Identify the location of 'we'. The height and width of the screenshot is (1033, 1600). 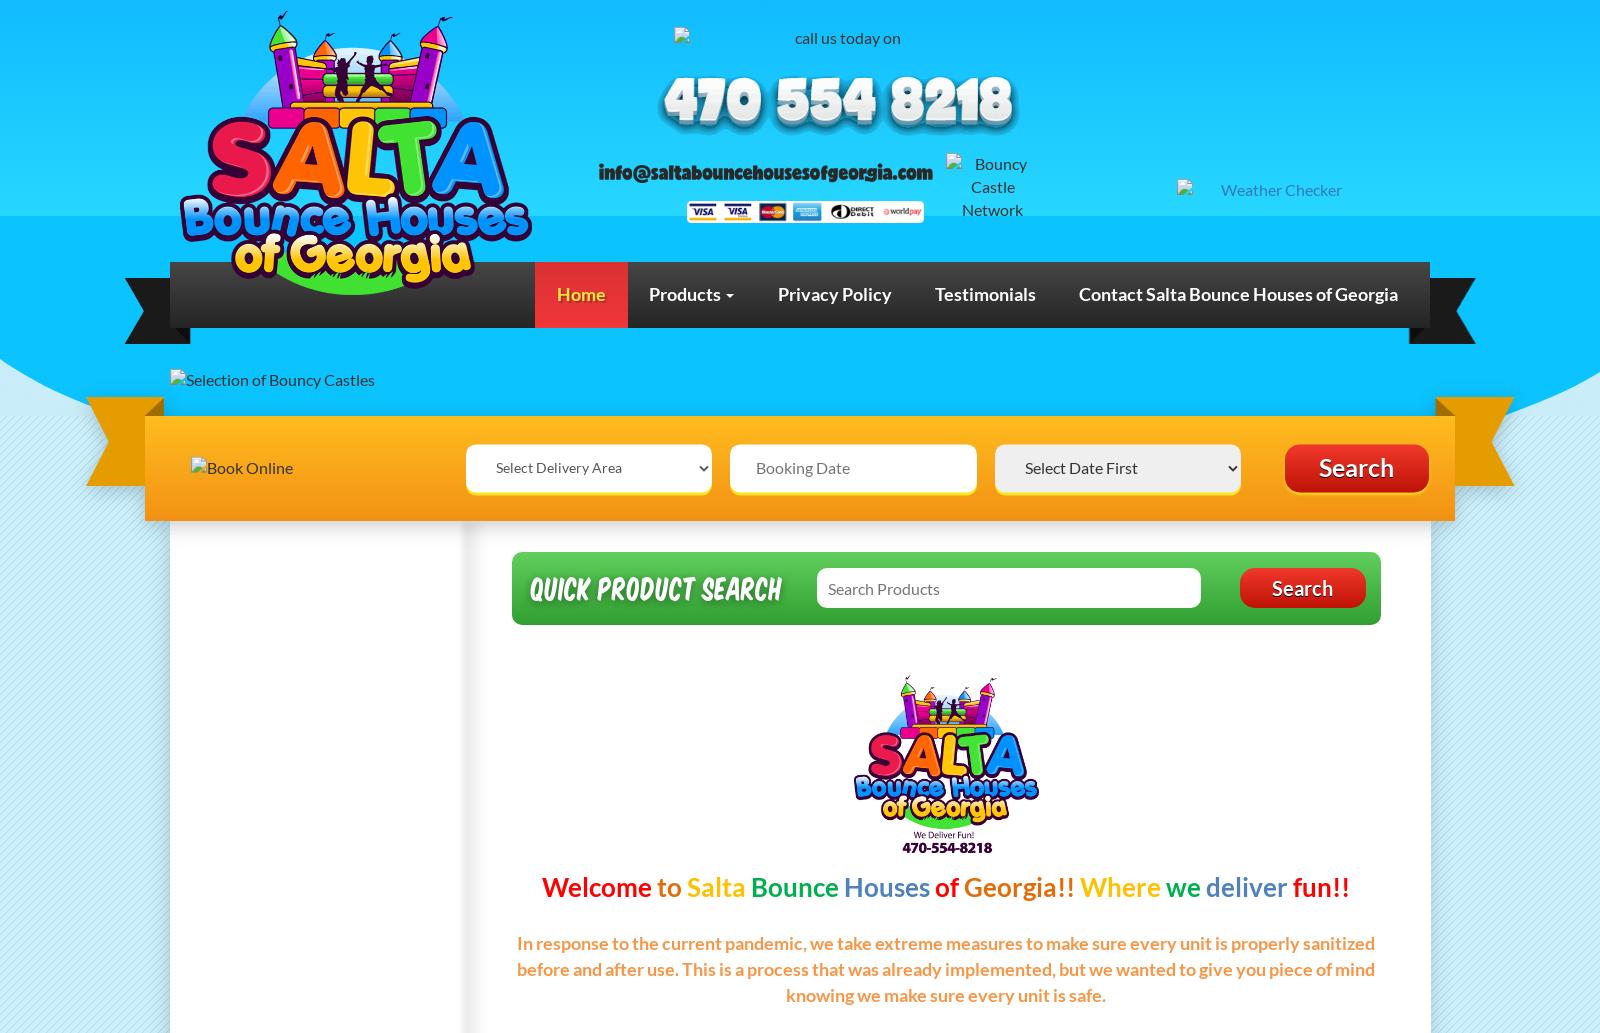
(1166, 885).